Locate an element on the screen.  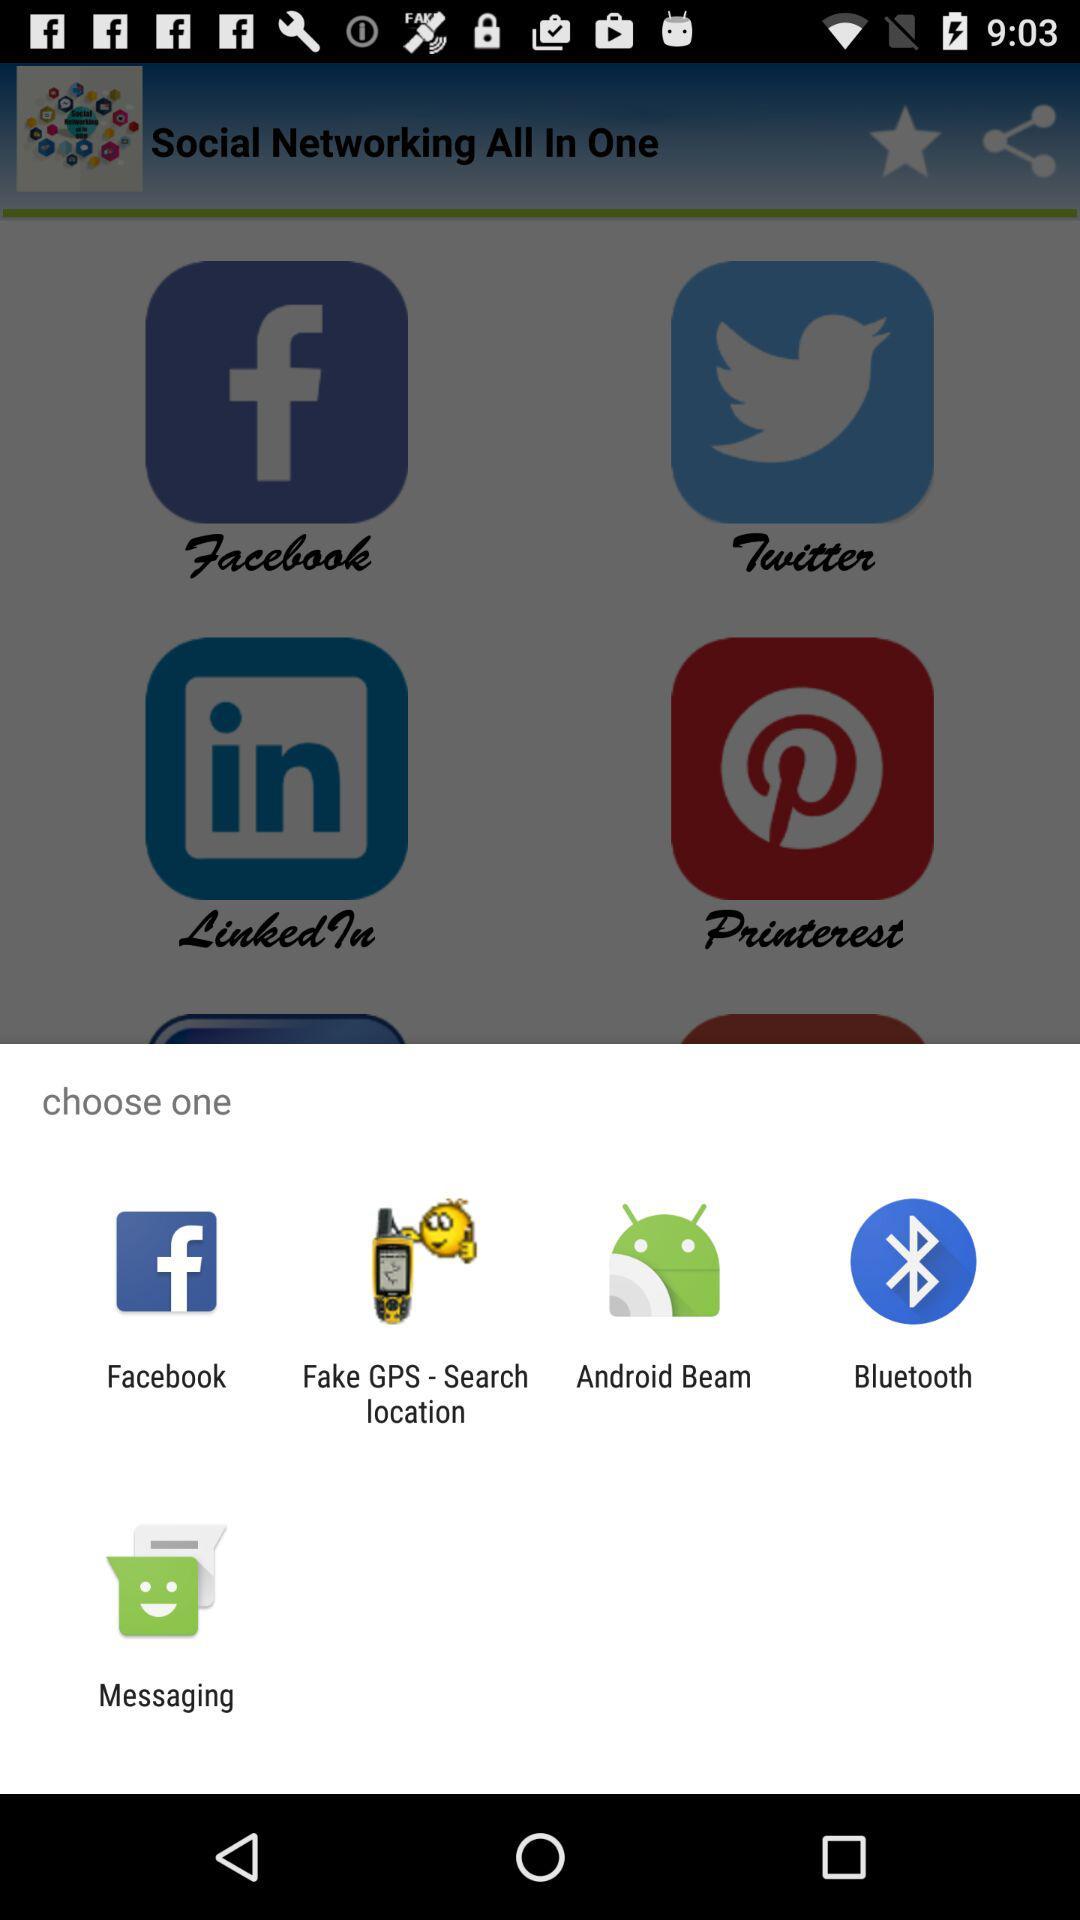
the item to the right of the android beam item is located at coordinates (913, 1392).